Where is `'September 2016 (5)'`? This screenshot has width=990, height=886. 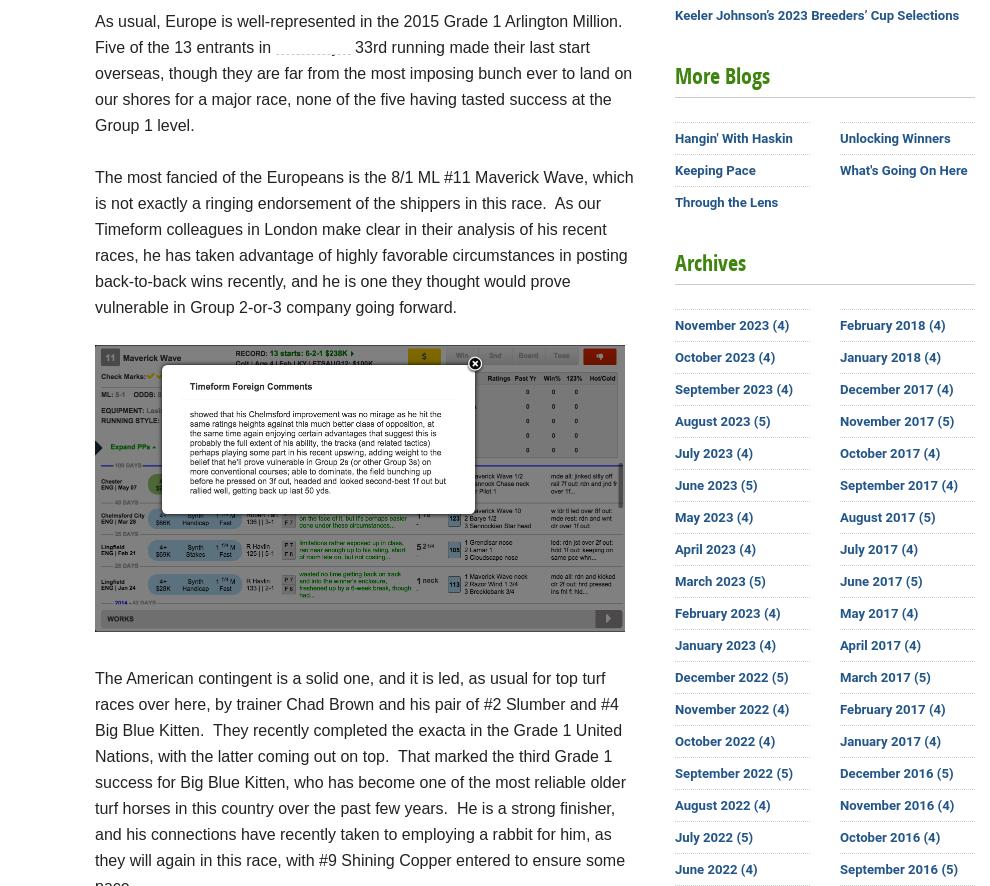
'September 2016 (5)' is located at coordinates (898, 868).